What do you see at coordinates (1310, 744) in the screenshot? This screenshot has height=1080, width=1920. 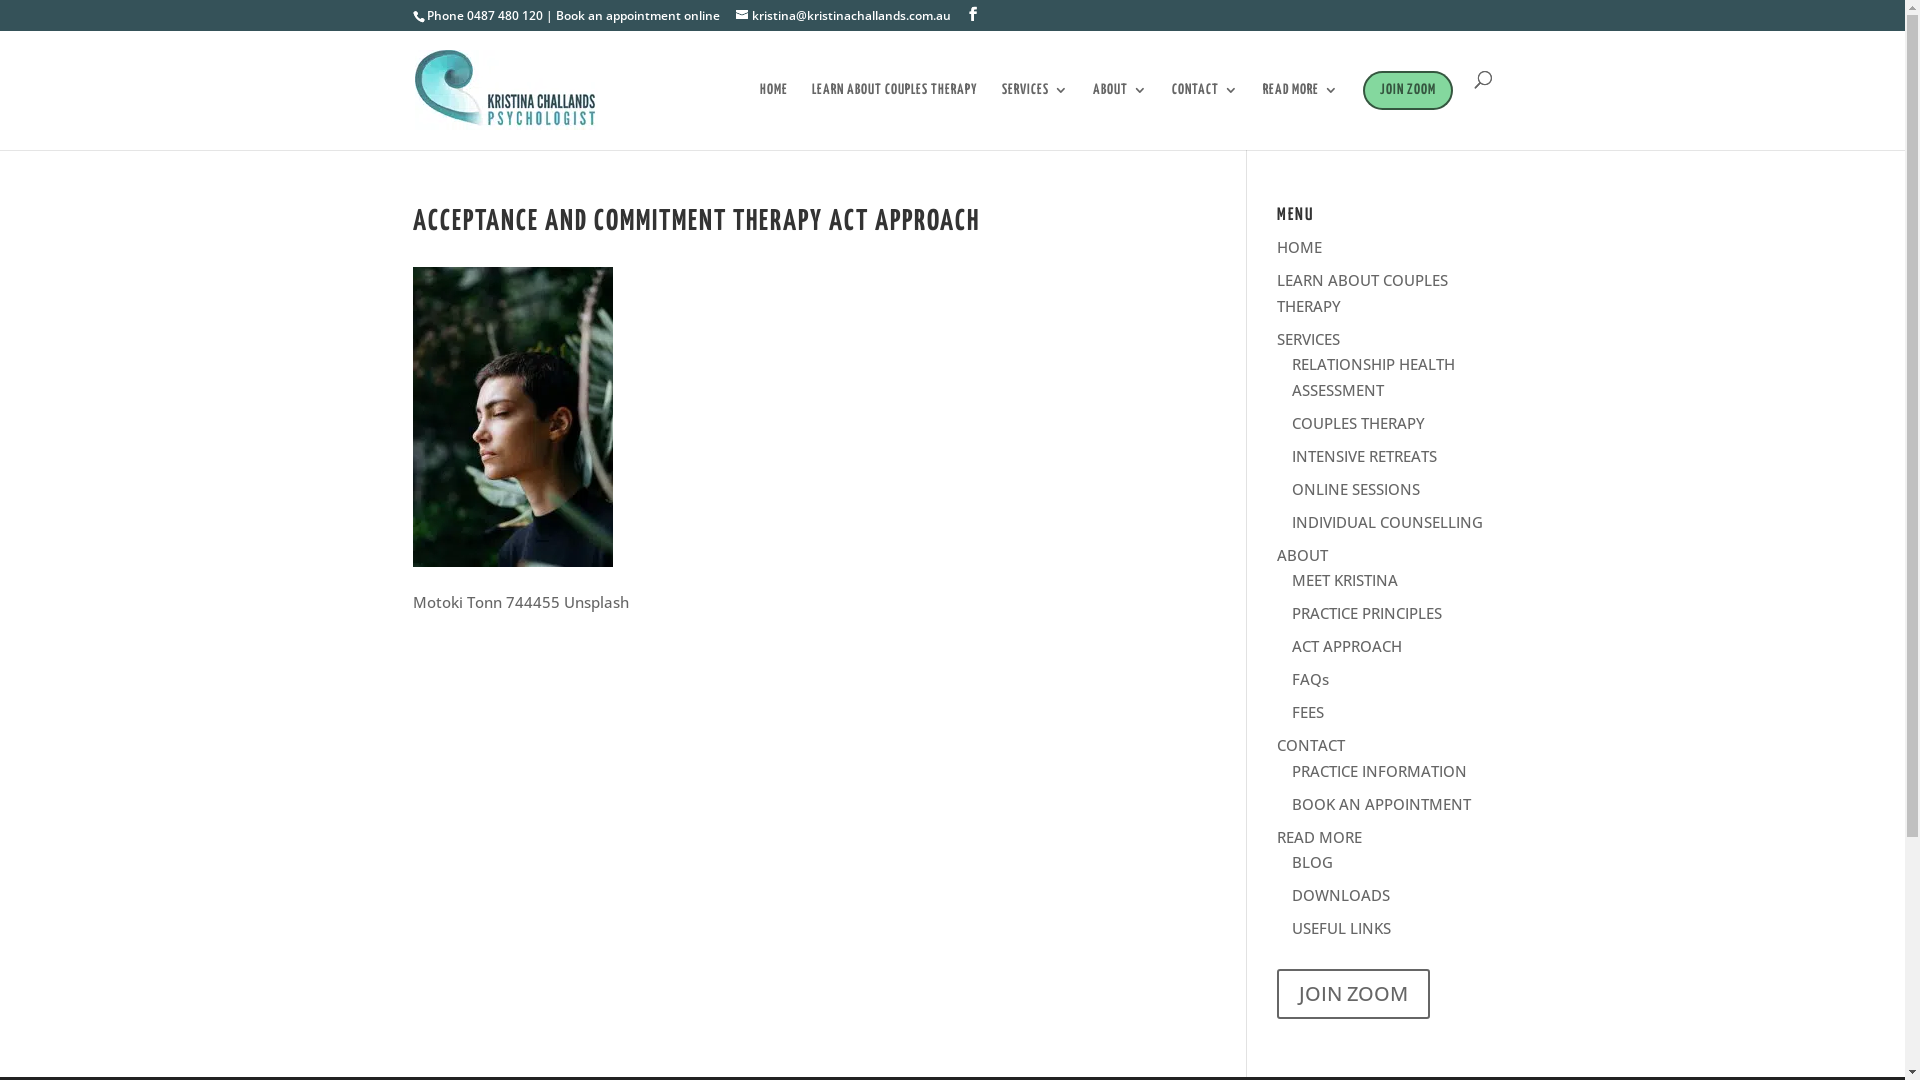 I see `'CONTACT'` at bounding box center [1310, 744].